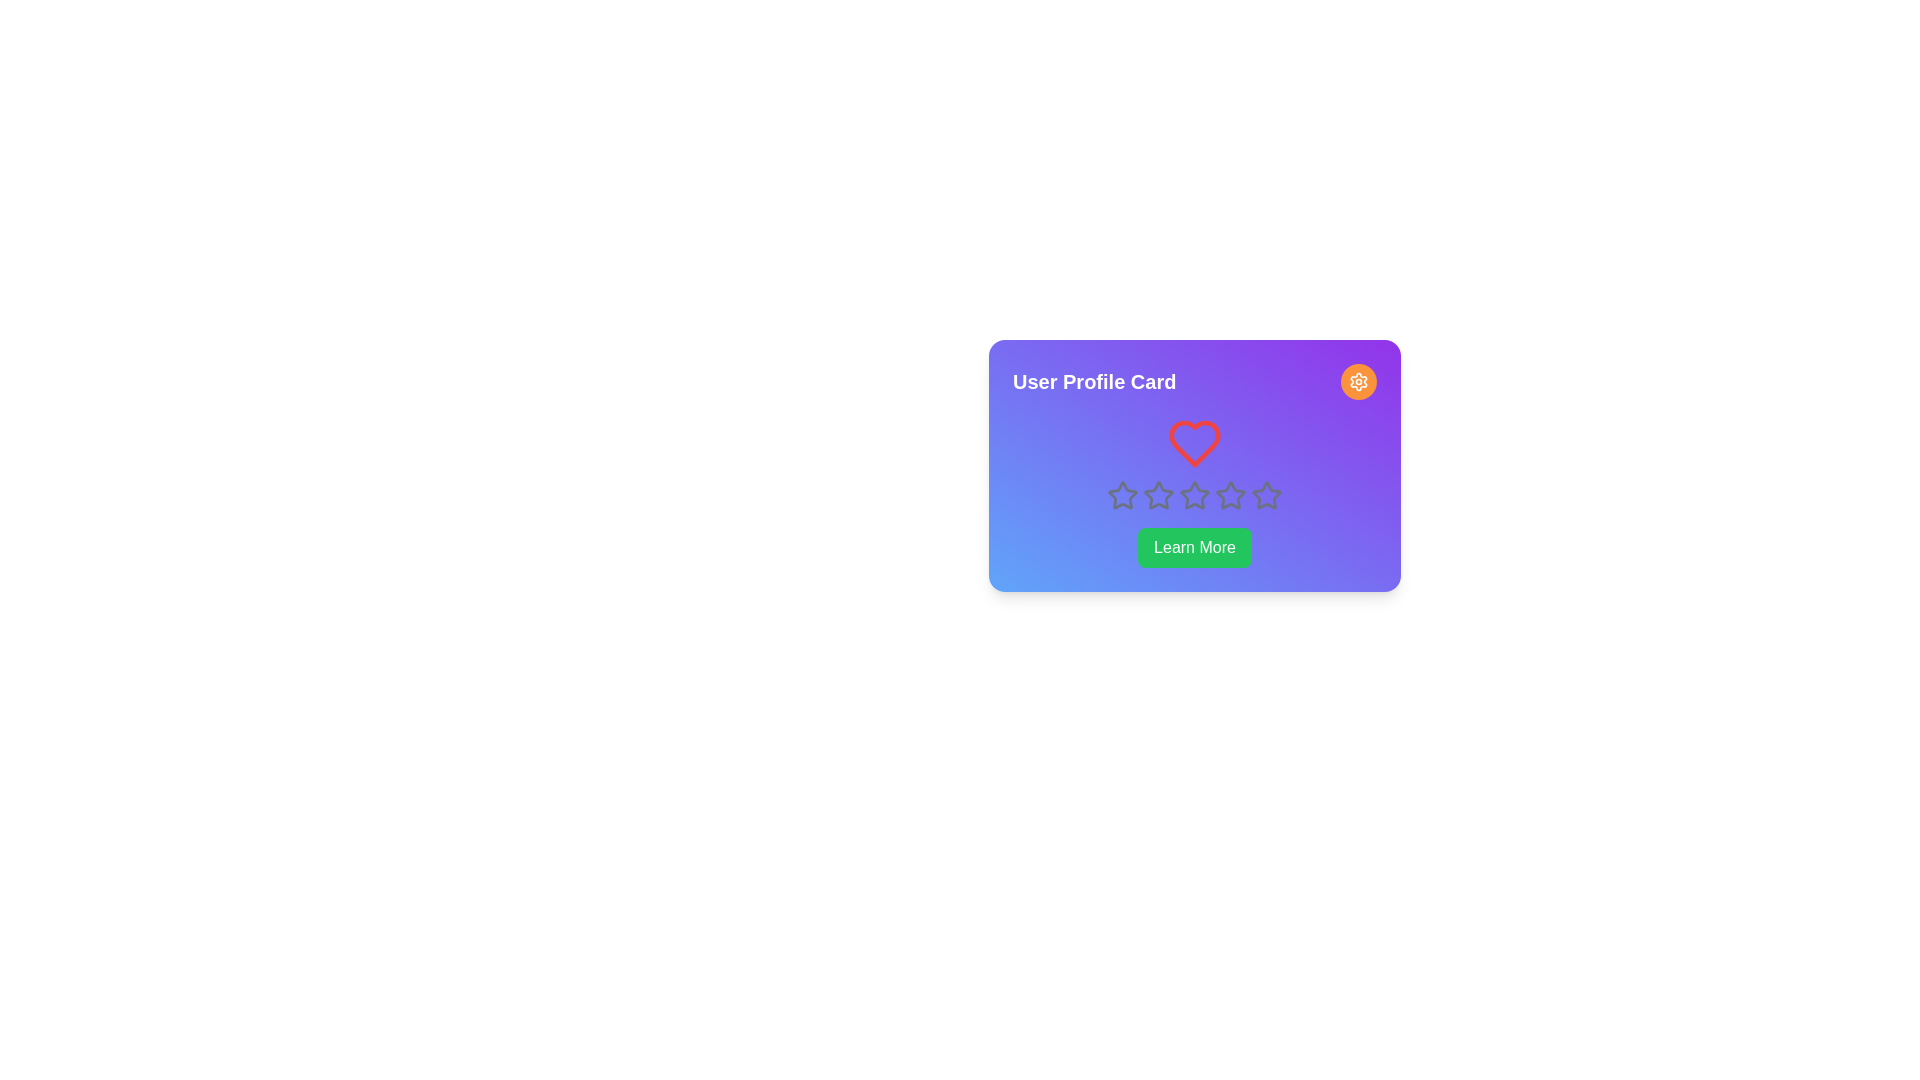  I want to click on the third star icon in a row of five star icons on the user profile card, so click(1158, 495).